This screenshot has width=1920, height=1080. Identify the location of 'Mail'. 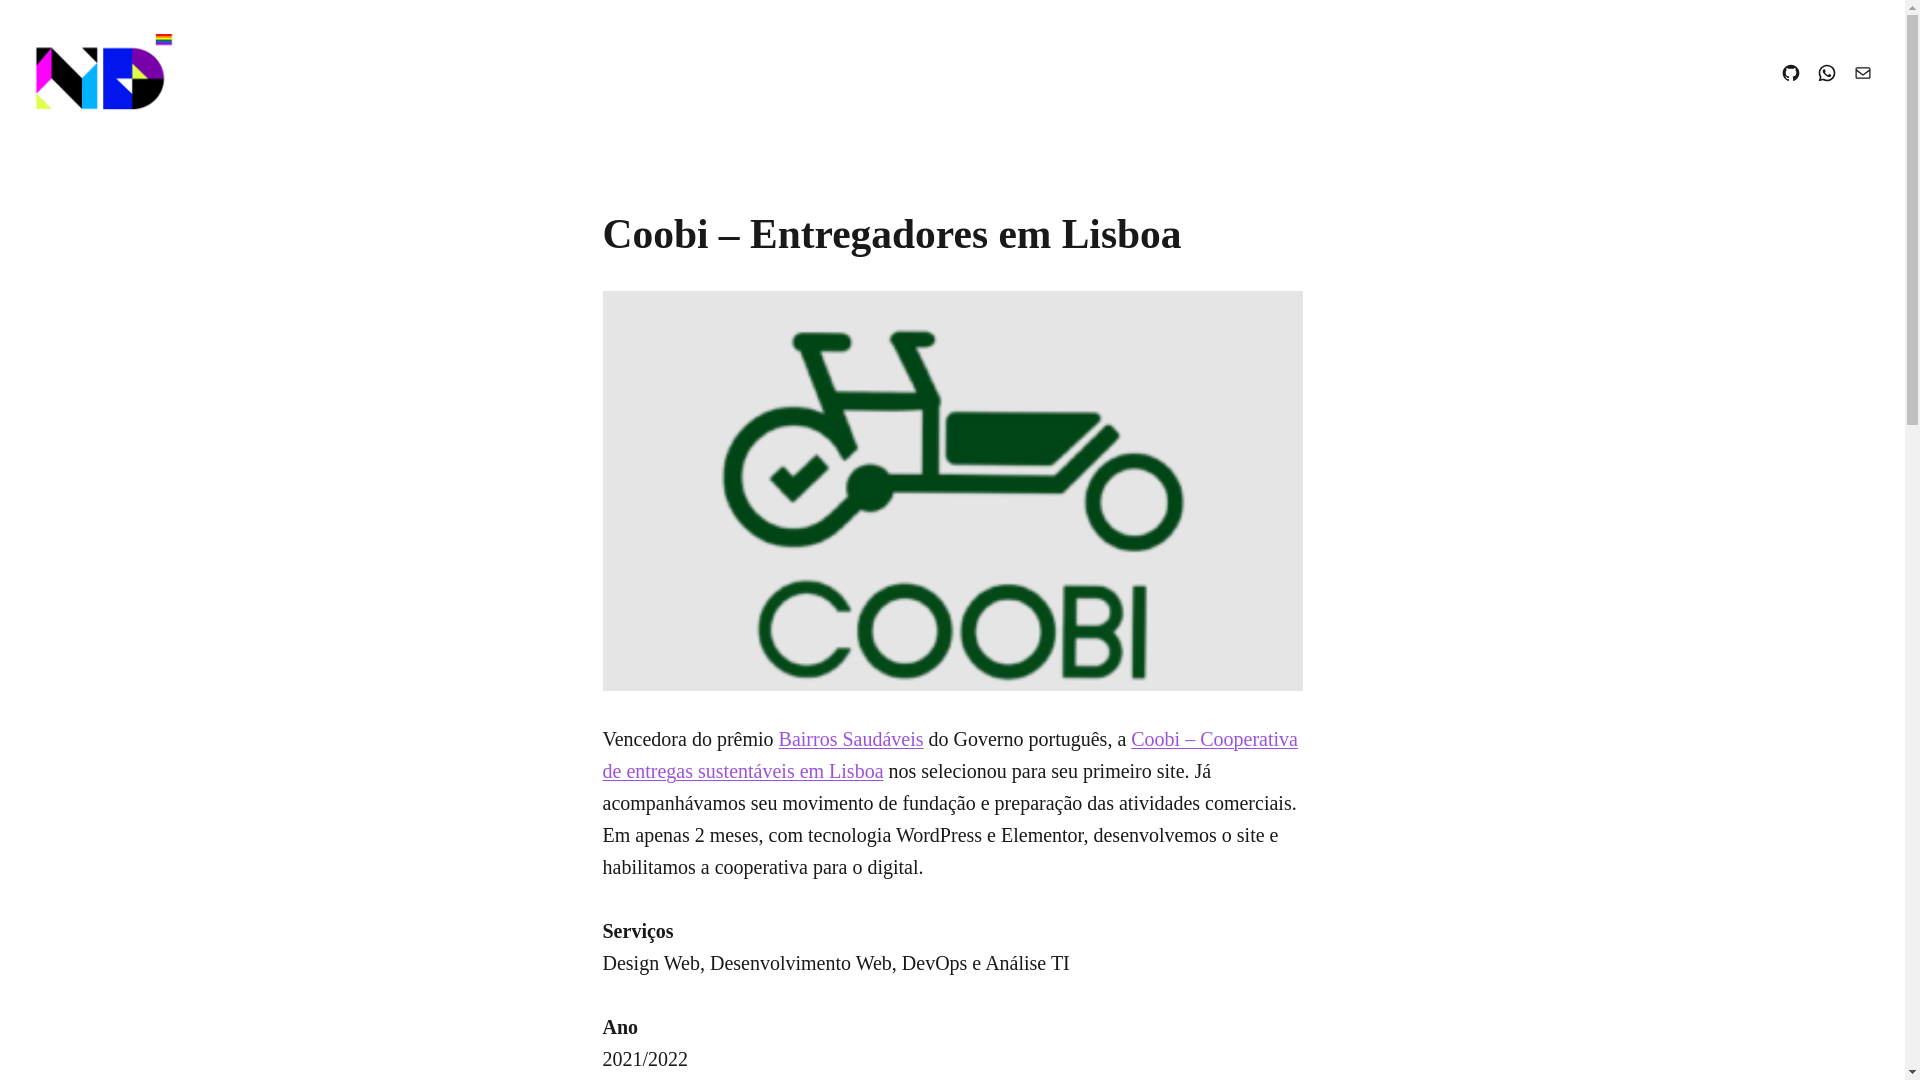
(1861, 72).